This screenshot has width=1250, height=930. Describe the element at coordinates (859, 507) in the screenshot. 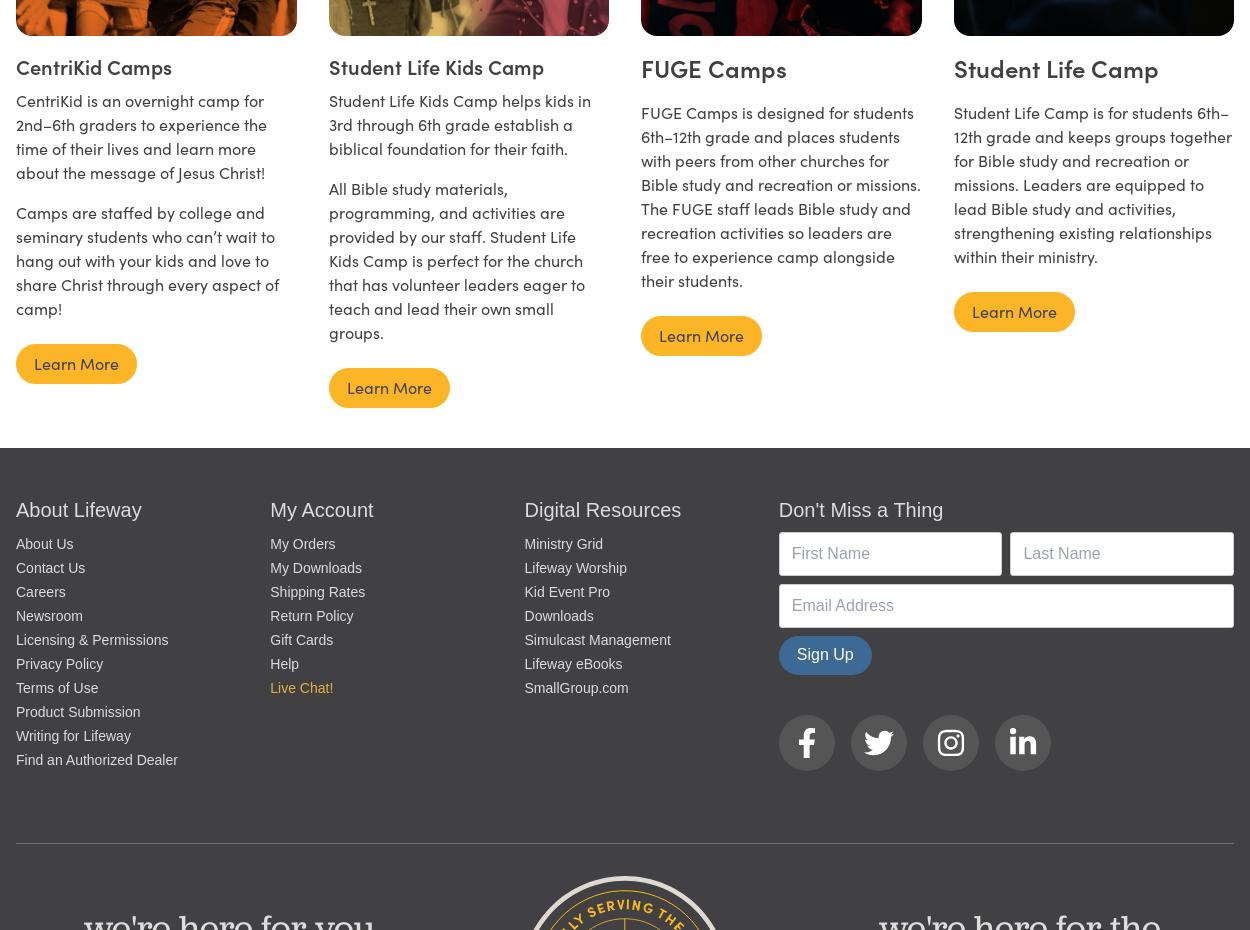

I see `'Don't Miss a Thing'` at that location.